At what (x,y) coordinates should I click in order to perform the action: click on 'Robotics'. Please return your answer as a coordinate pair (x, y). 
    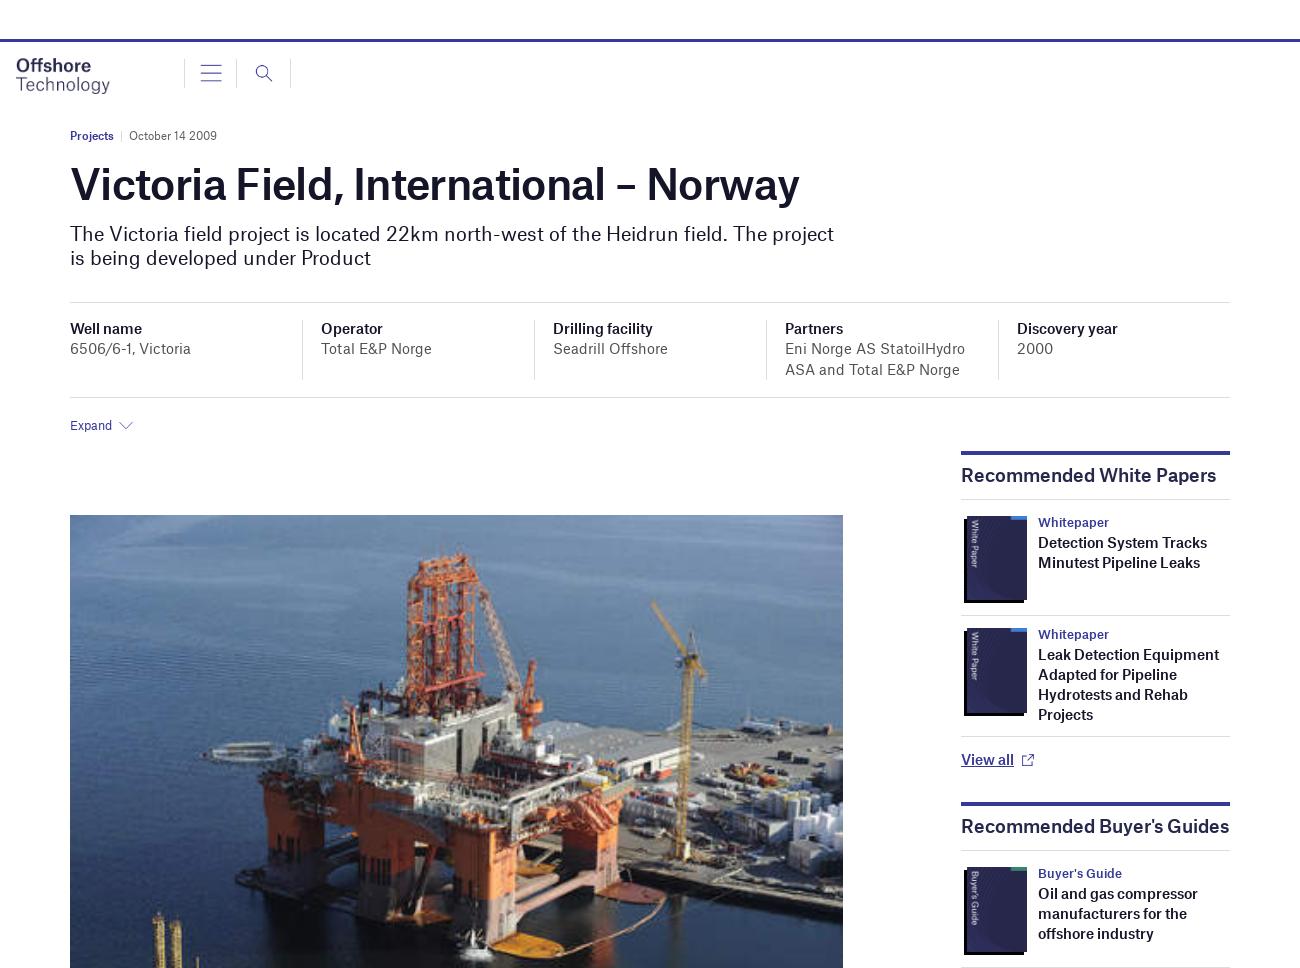
    Looking at the image, I should click on (84, 350).